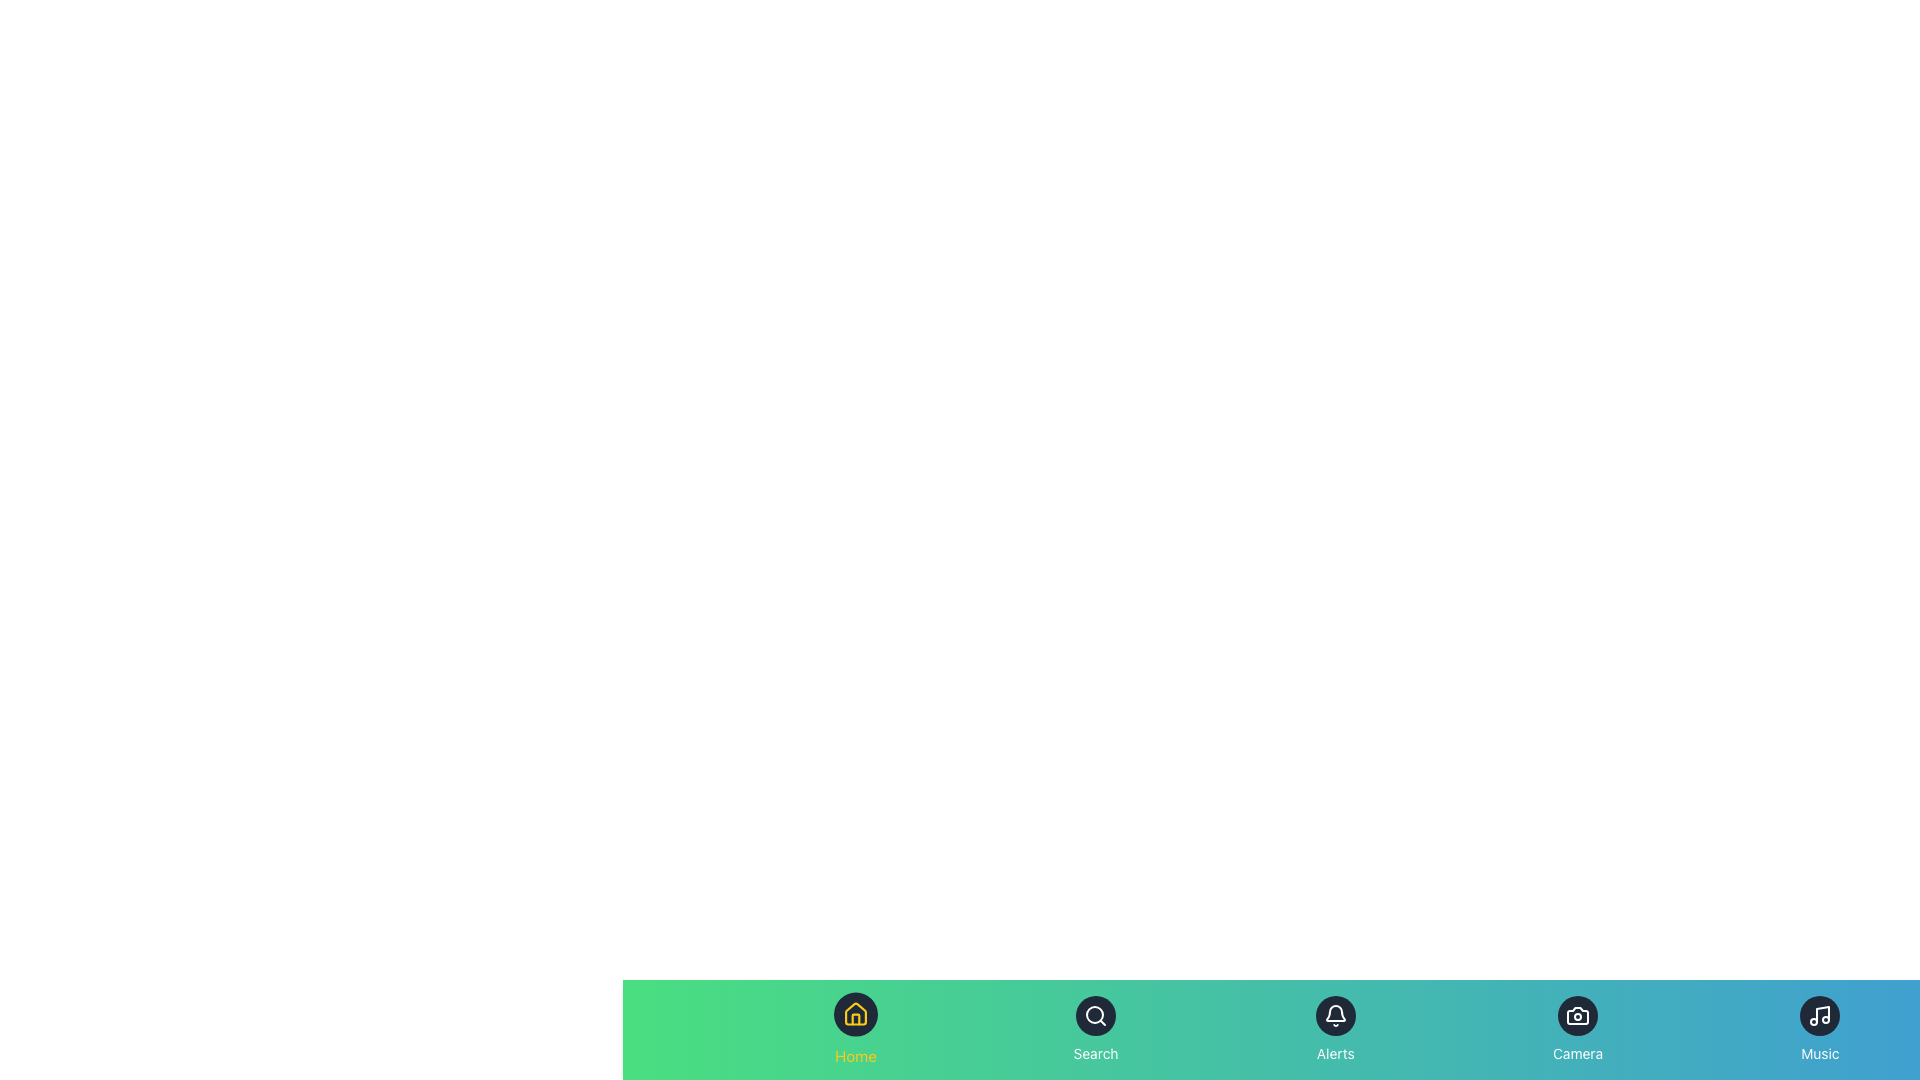 This screenshot has height=1080, width=1920. What do you see at coordinates (1093, 1014) in the screenshot?
I see `the SVG circle that visually represents the search icon, located at the center of the magnifying glass icon in the bottom navigation bar` at bounding box center [1093, 1014].